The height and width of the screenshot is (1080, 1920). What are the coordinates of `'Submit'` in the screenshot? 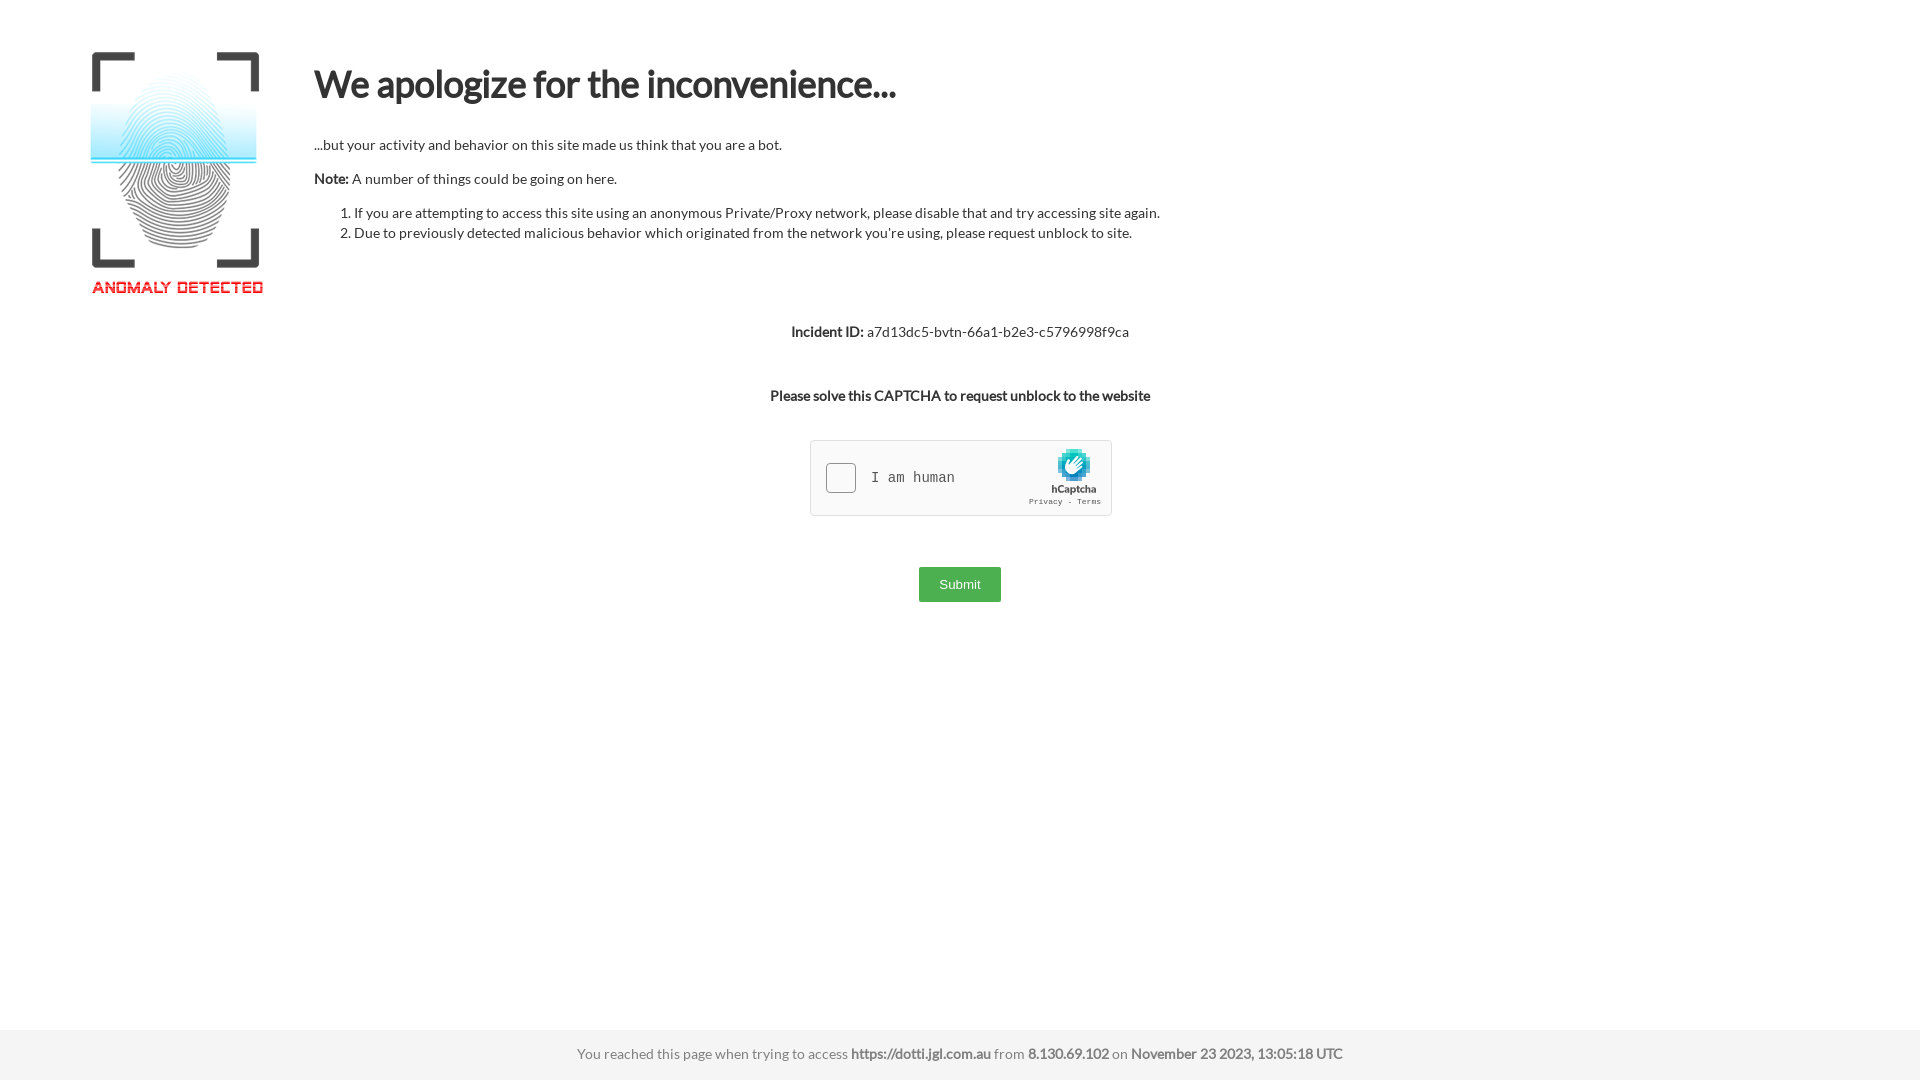 It's located at (958, 584).